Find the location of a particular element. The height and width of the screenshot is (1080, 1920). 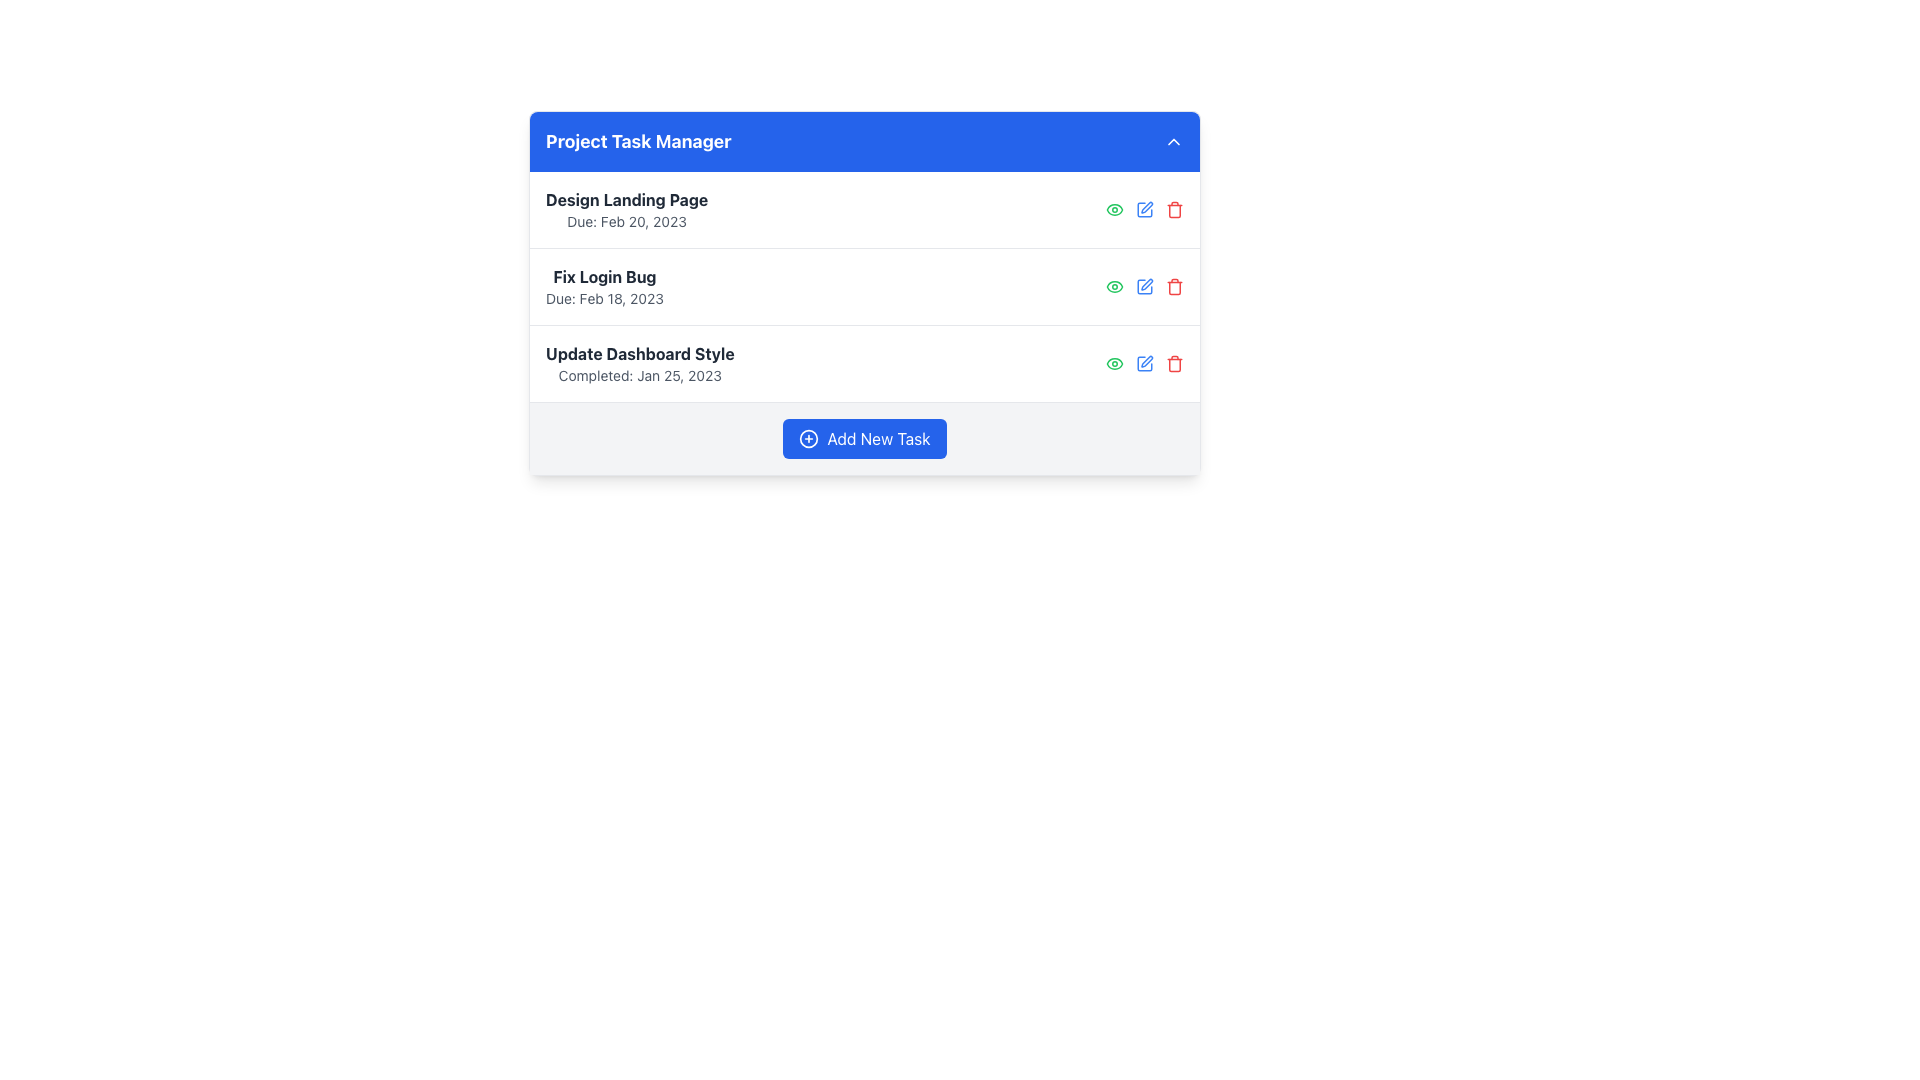

the plus icon within the blue button labeled 'Add New Task', which is styled in a line drawing format and enclosed in a circular boundary is located at coordinates (809, 438).